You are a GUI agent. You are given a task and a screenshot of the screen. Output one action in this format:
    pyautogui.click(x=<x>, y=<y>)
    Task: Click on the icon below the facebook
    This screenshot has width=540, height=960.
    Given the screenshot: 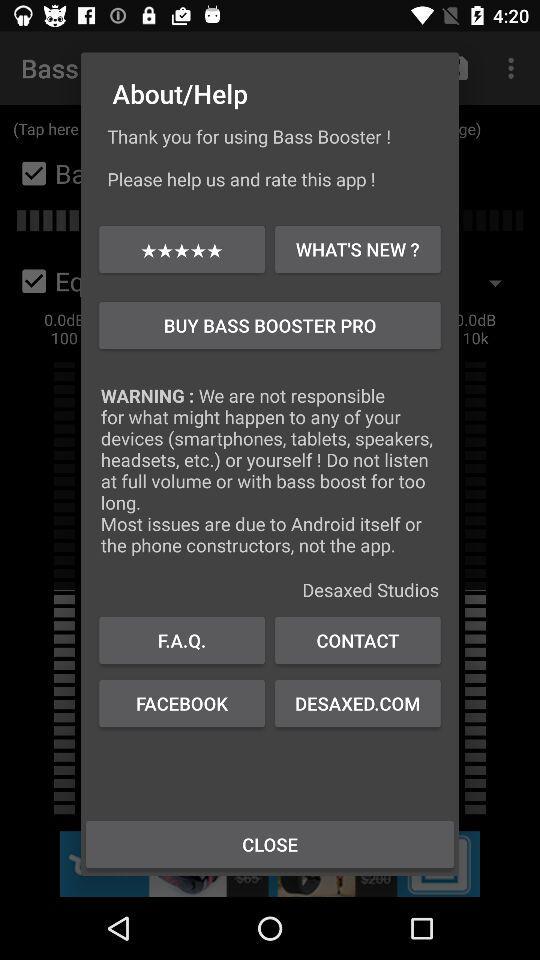 What is the action you would take?
    pyautogui.click(x=270, y=843)
    